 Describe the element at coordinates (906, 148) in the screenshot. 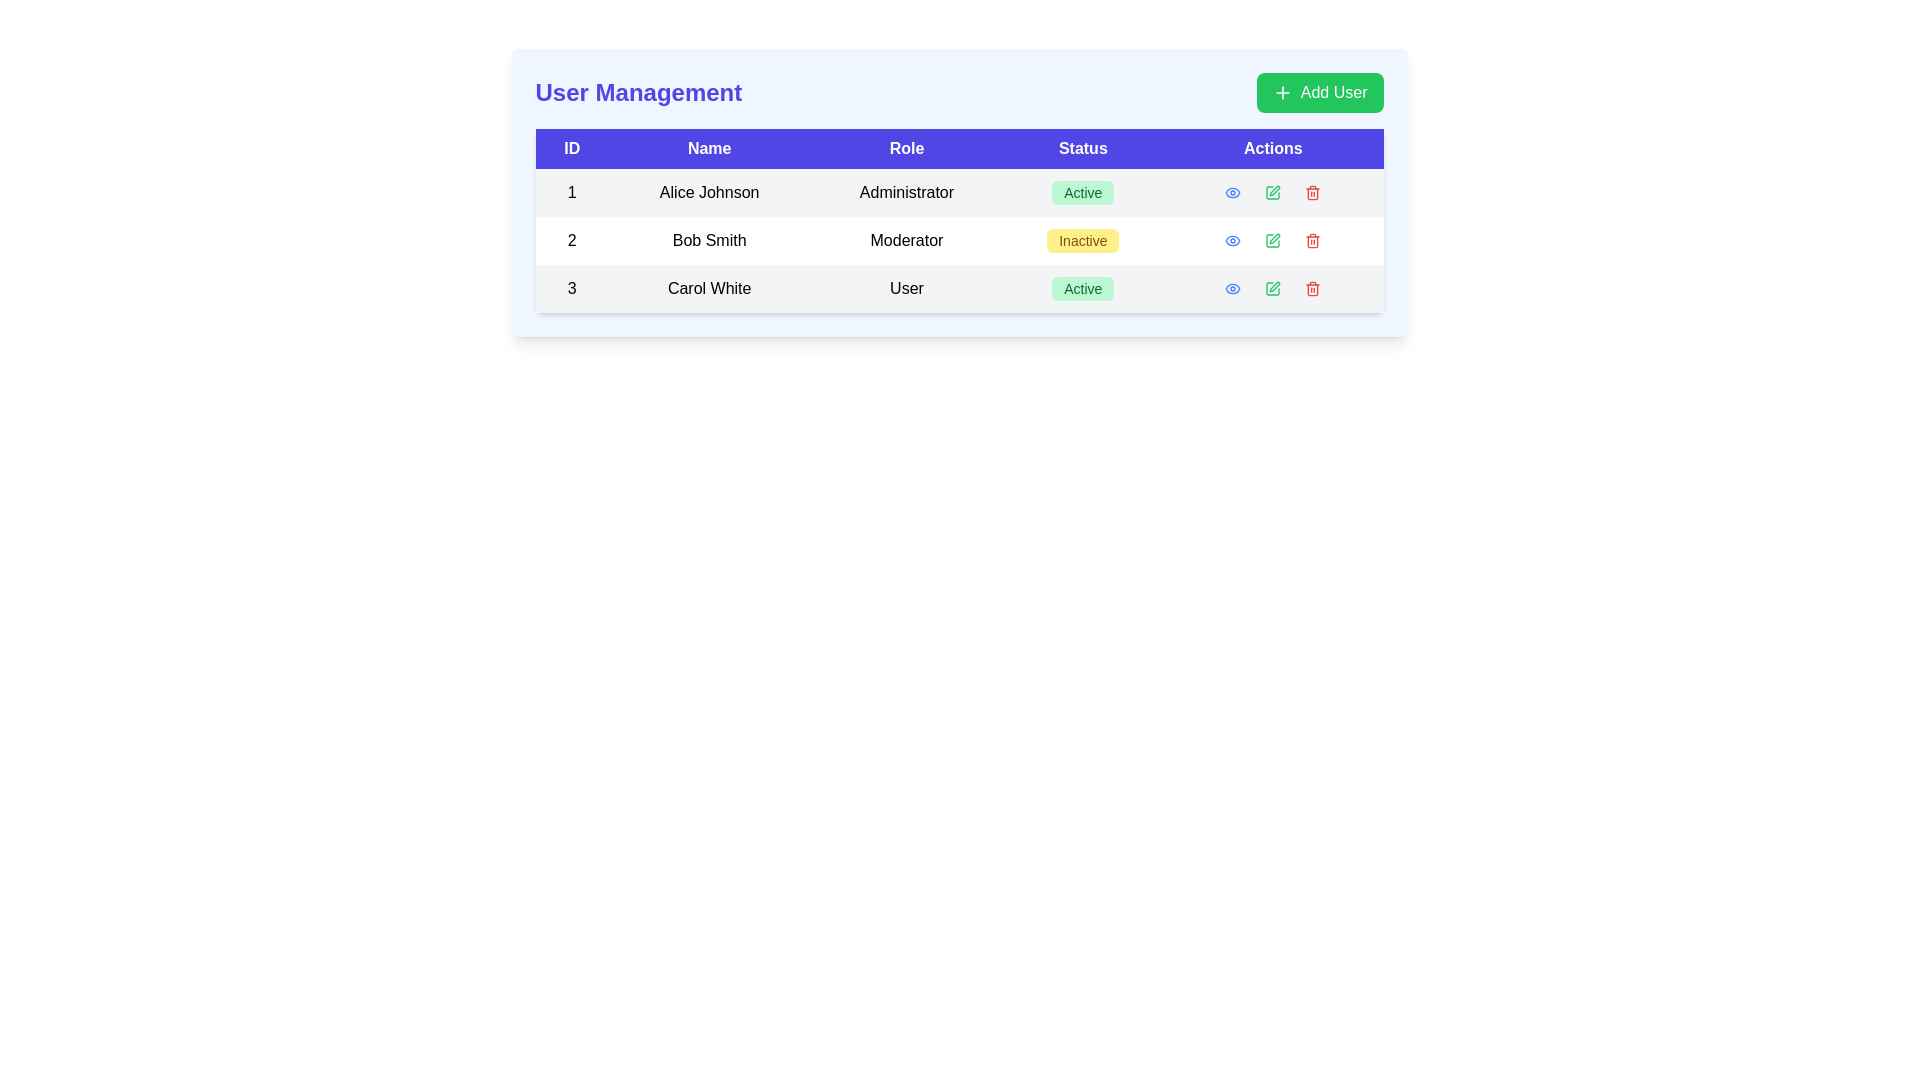

I see `the column header label that indicates role descriptions of users, positioned as the third header between 'Name' and 'Status'` at that location.